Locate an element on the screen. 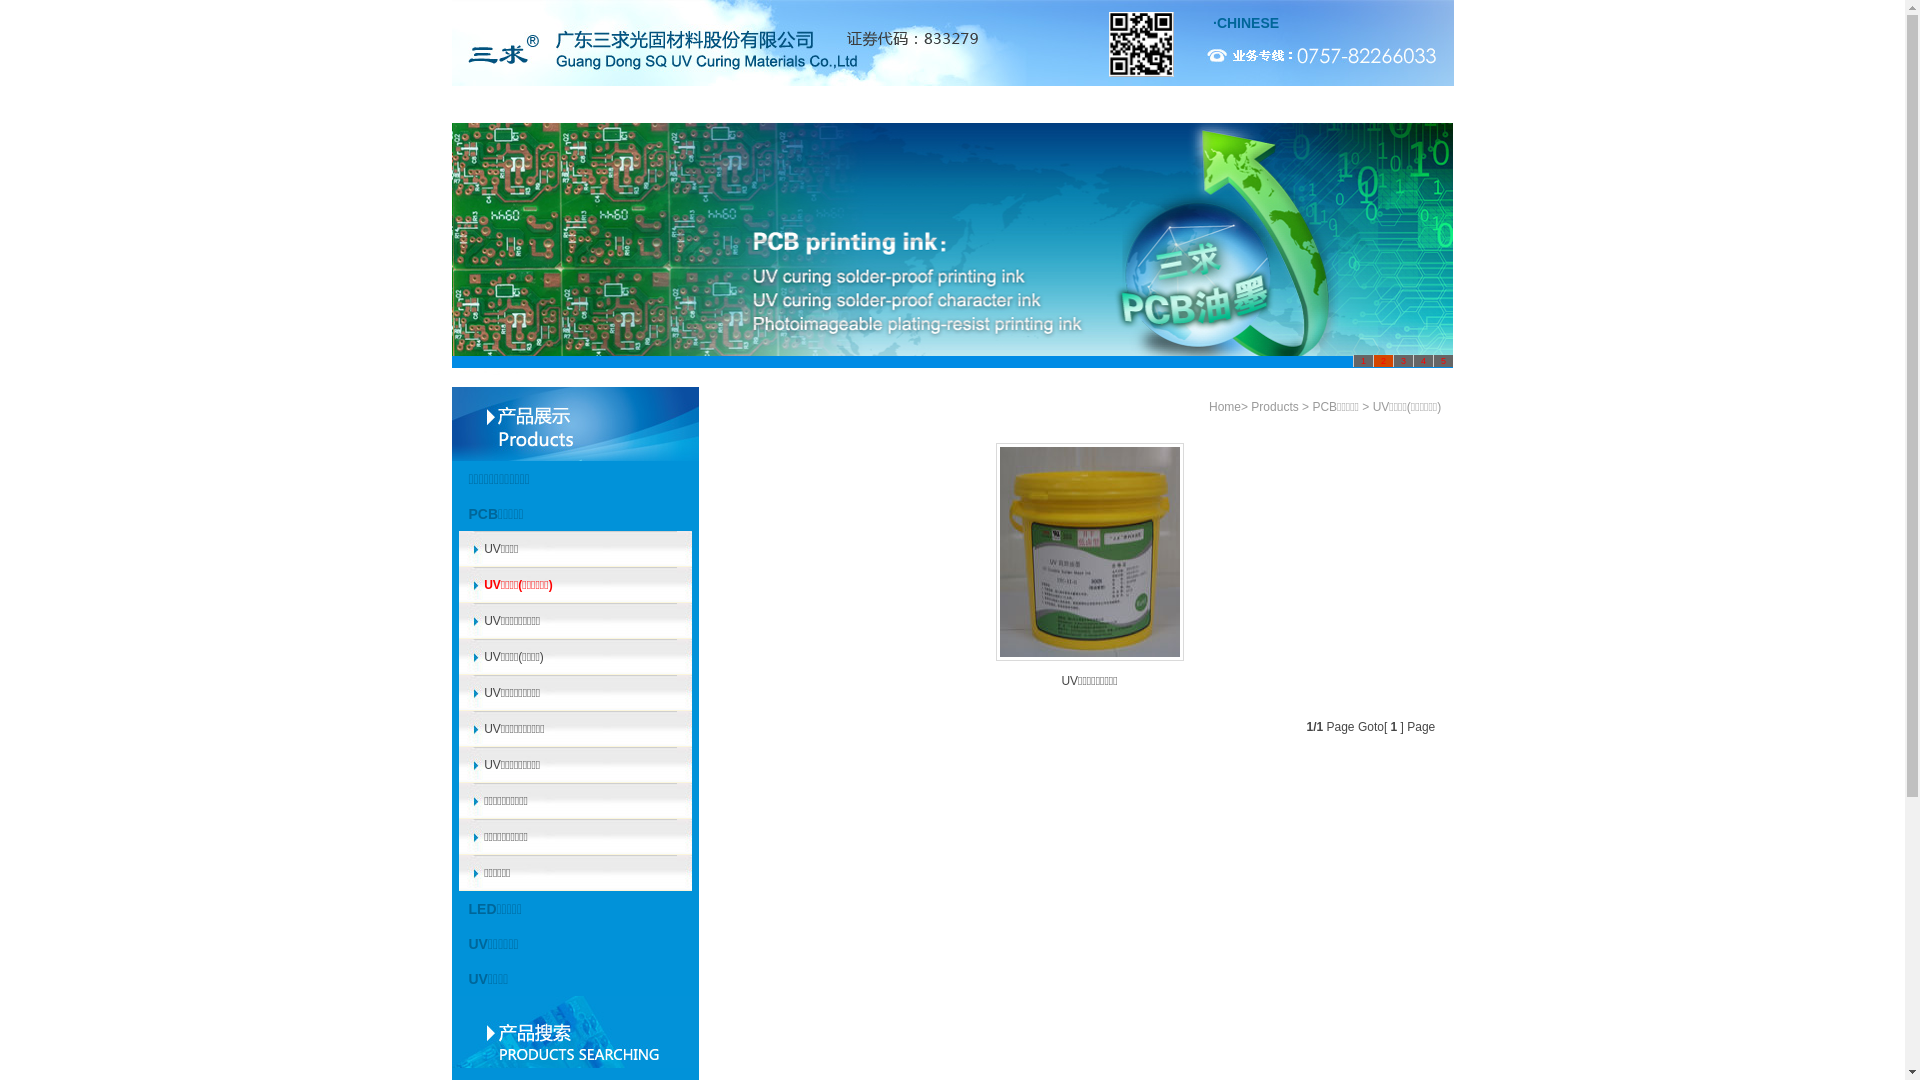  'CHINESE' is located at coordinates (1247, 23).